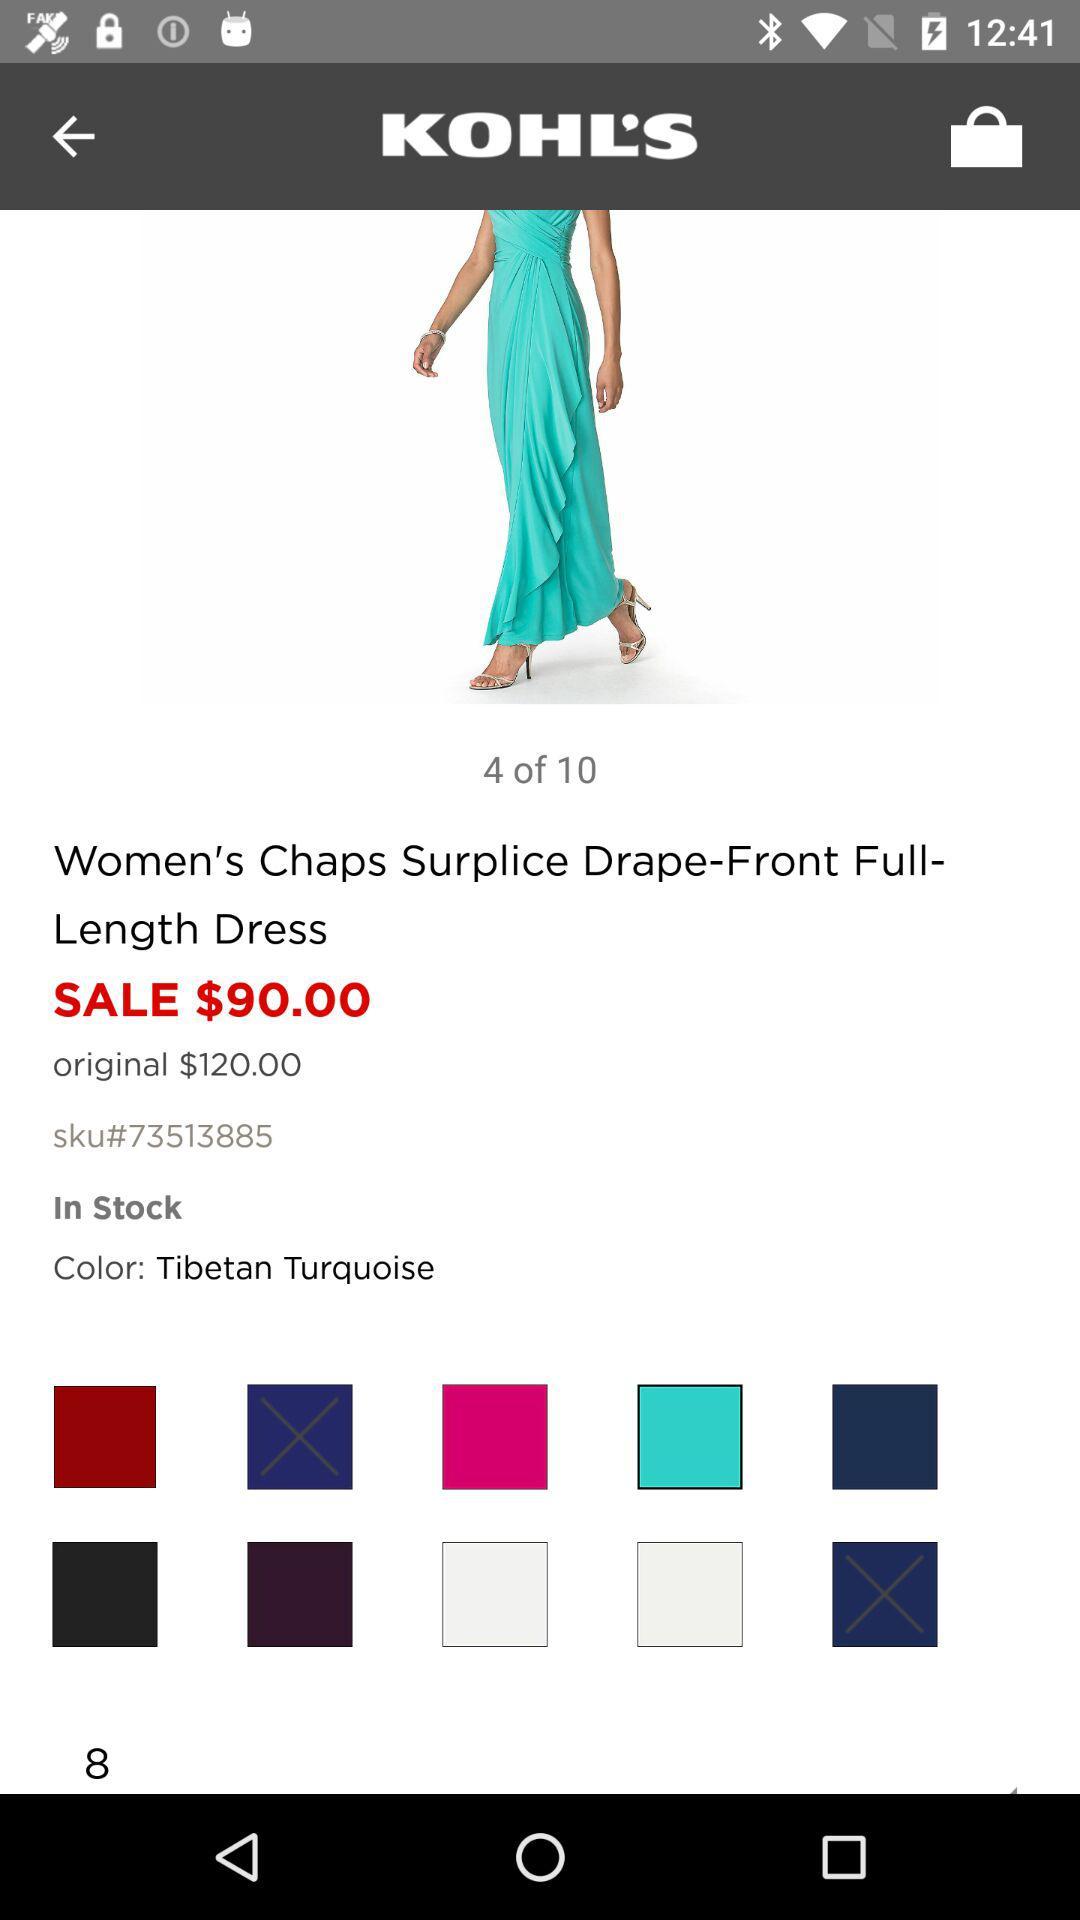 The height and width of the screenshot is (1920, 1080). Describe the element at coordinates (300, 1435) in the screenshot. I see `change color to blue` at that location.